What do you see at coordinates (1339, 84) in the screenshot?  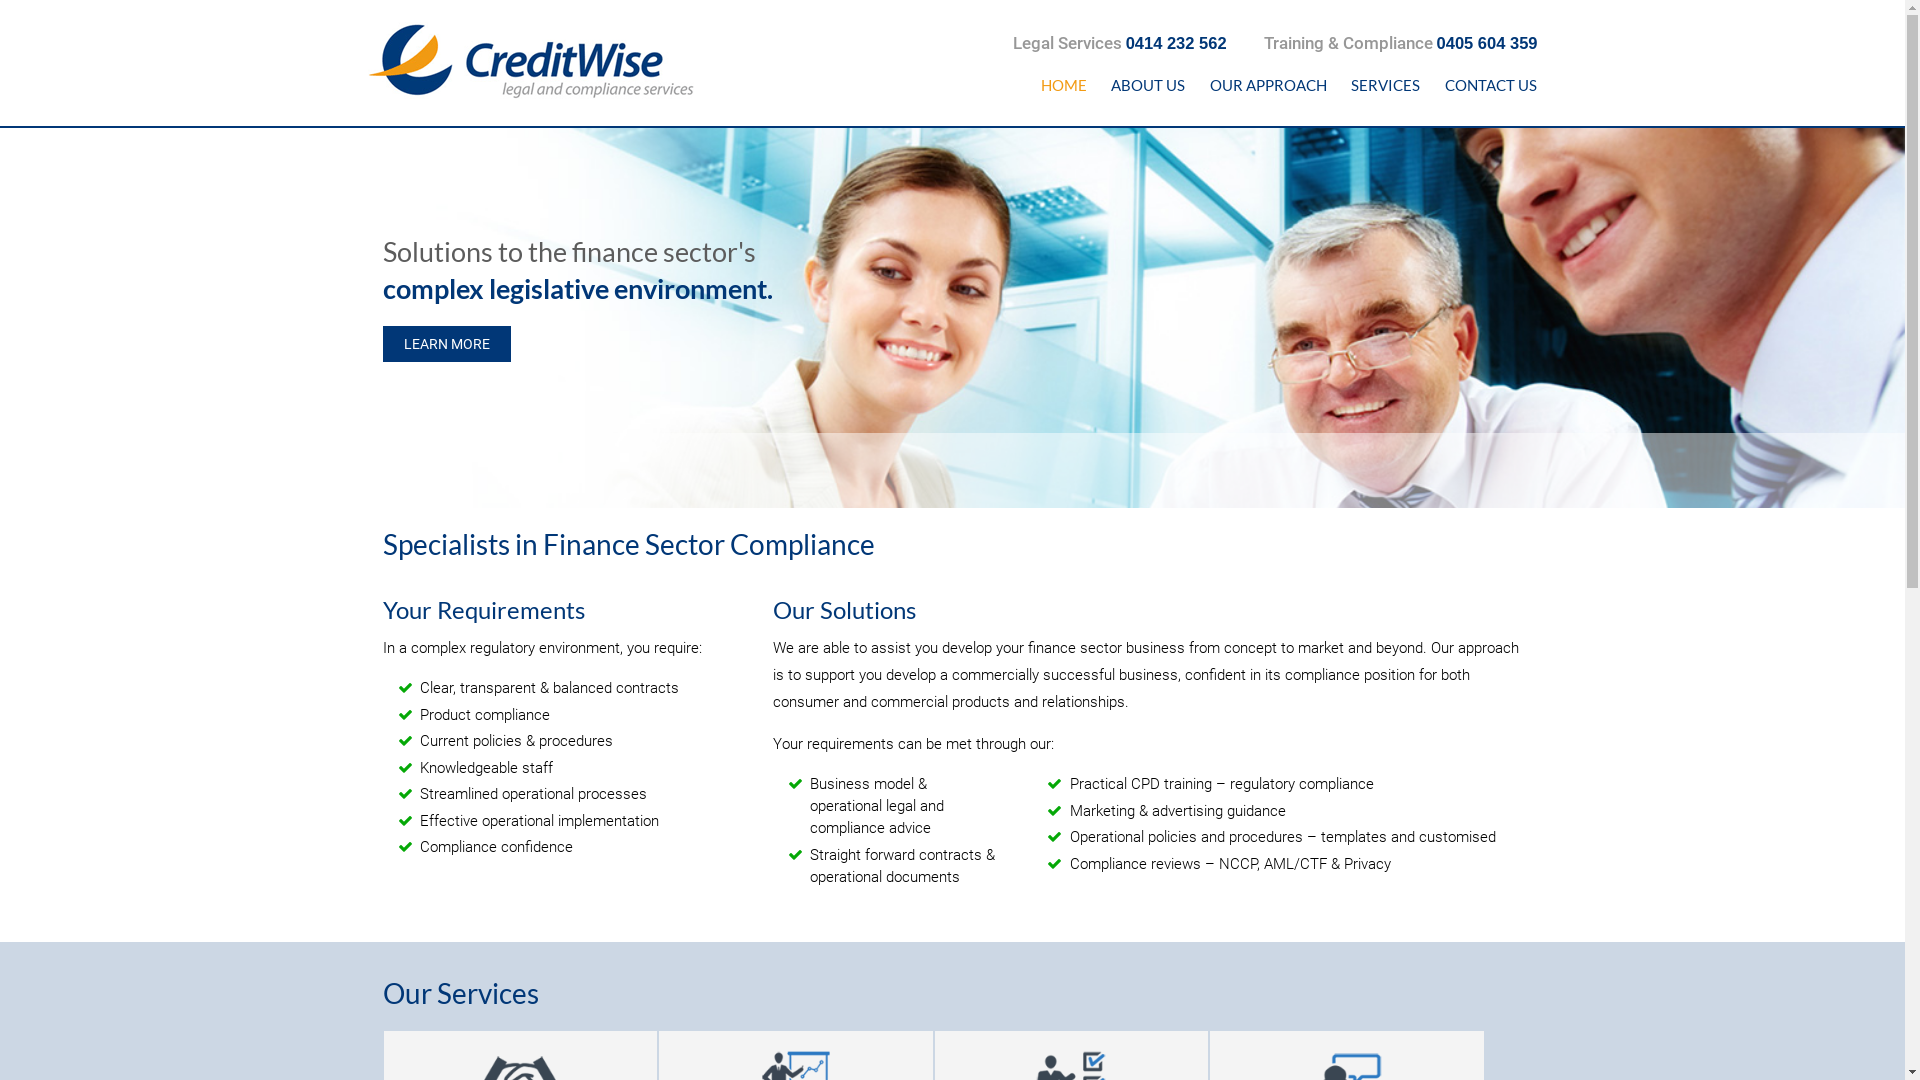 I see `'SERVICES'` at bounding box center [1339, 84].